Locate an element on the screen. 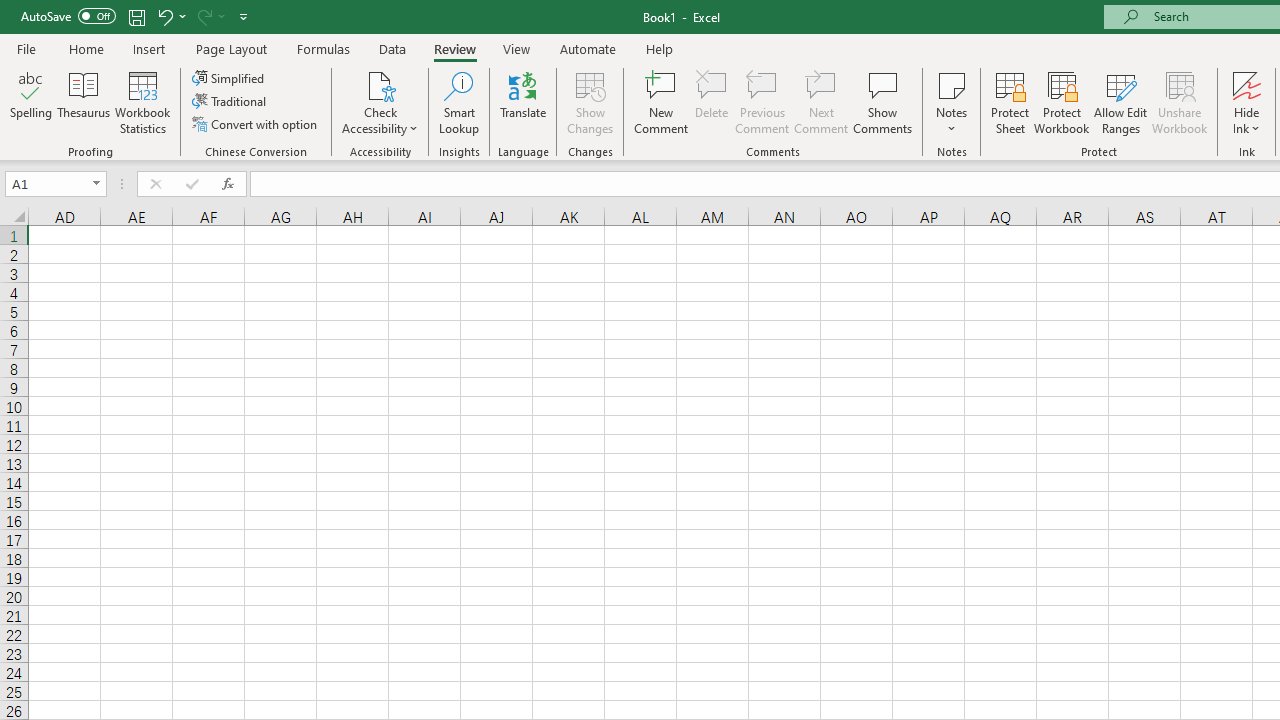  'Show Comments' is located at coordinates (882, 103).